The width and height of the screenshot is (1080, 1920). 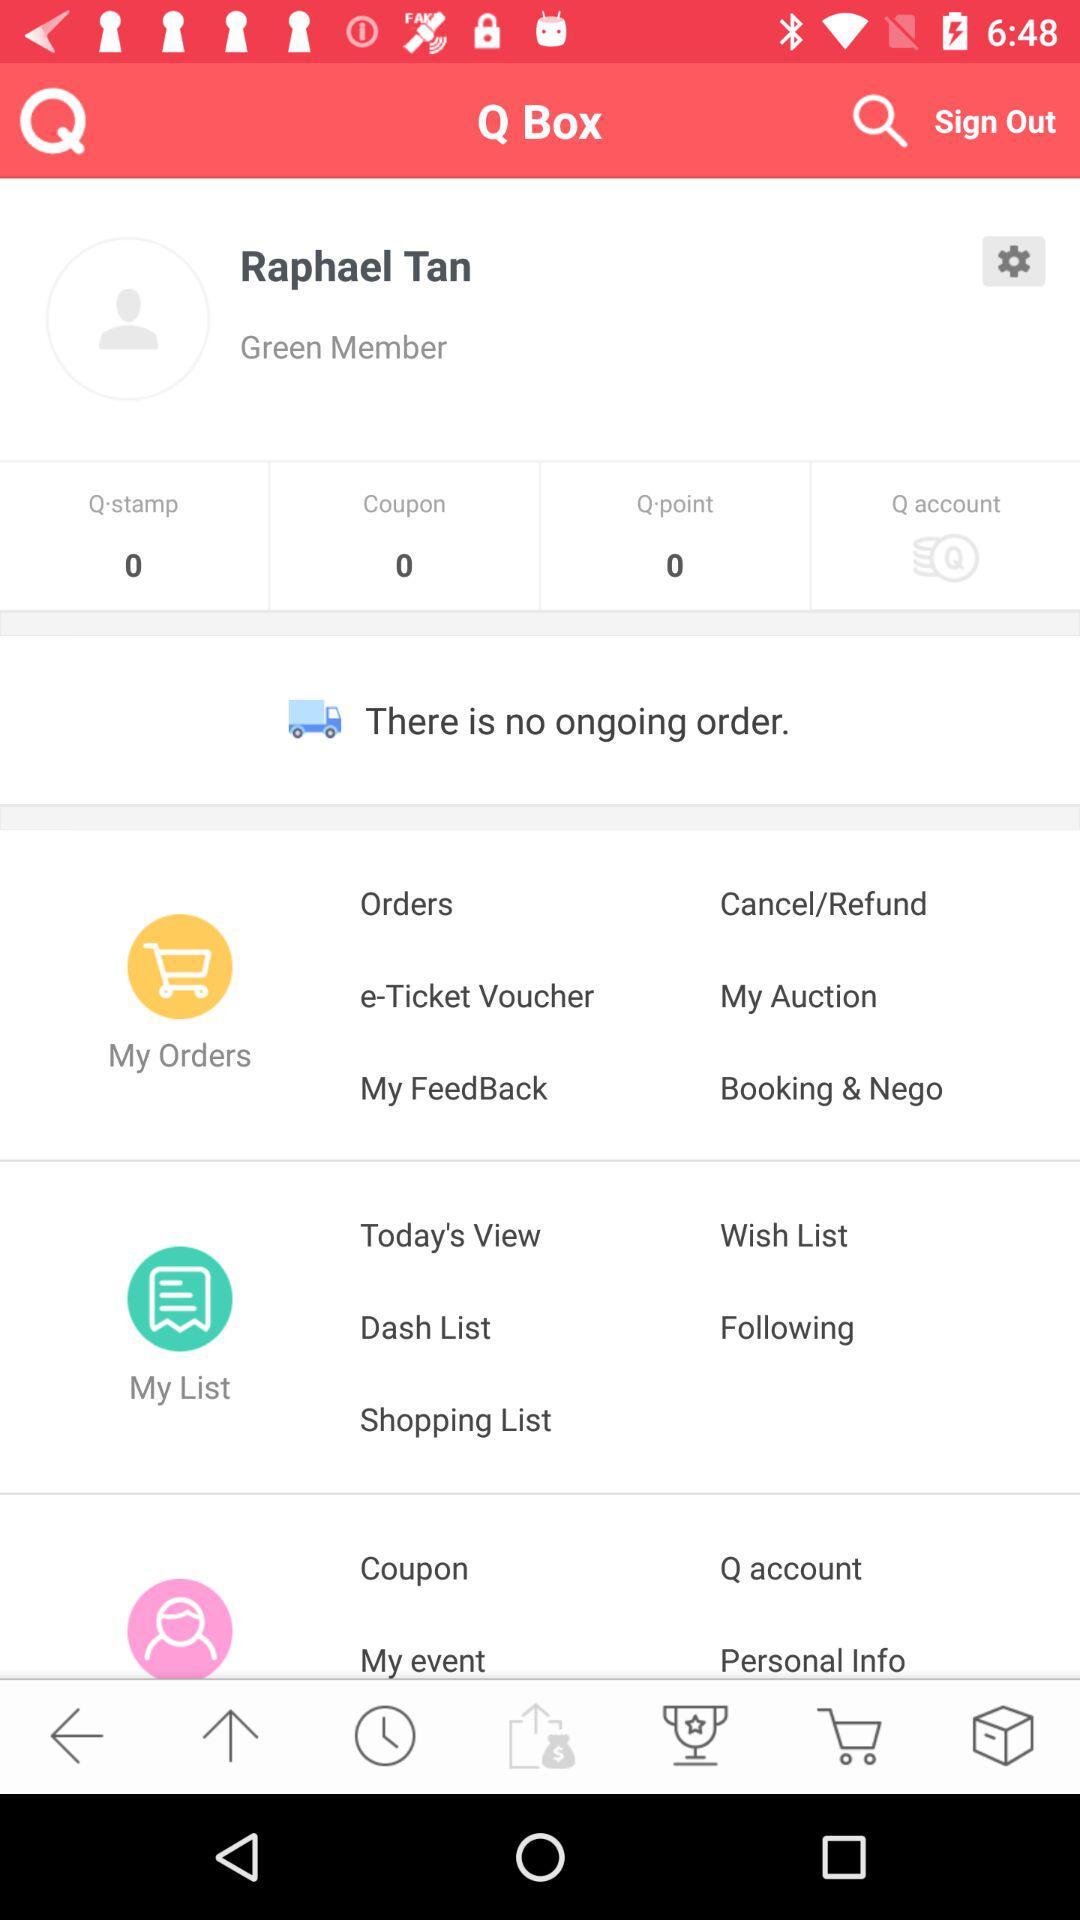 What do you see at coordinates (898, 901) in the screenshot?
I see `the app next to the orders icon` at bounding box center [898, 901].